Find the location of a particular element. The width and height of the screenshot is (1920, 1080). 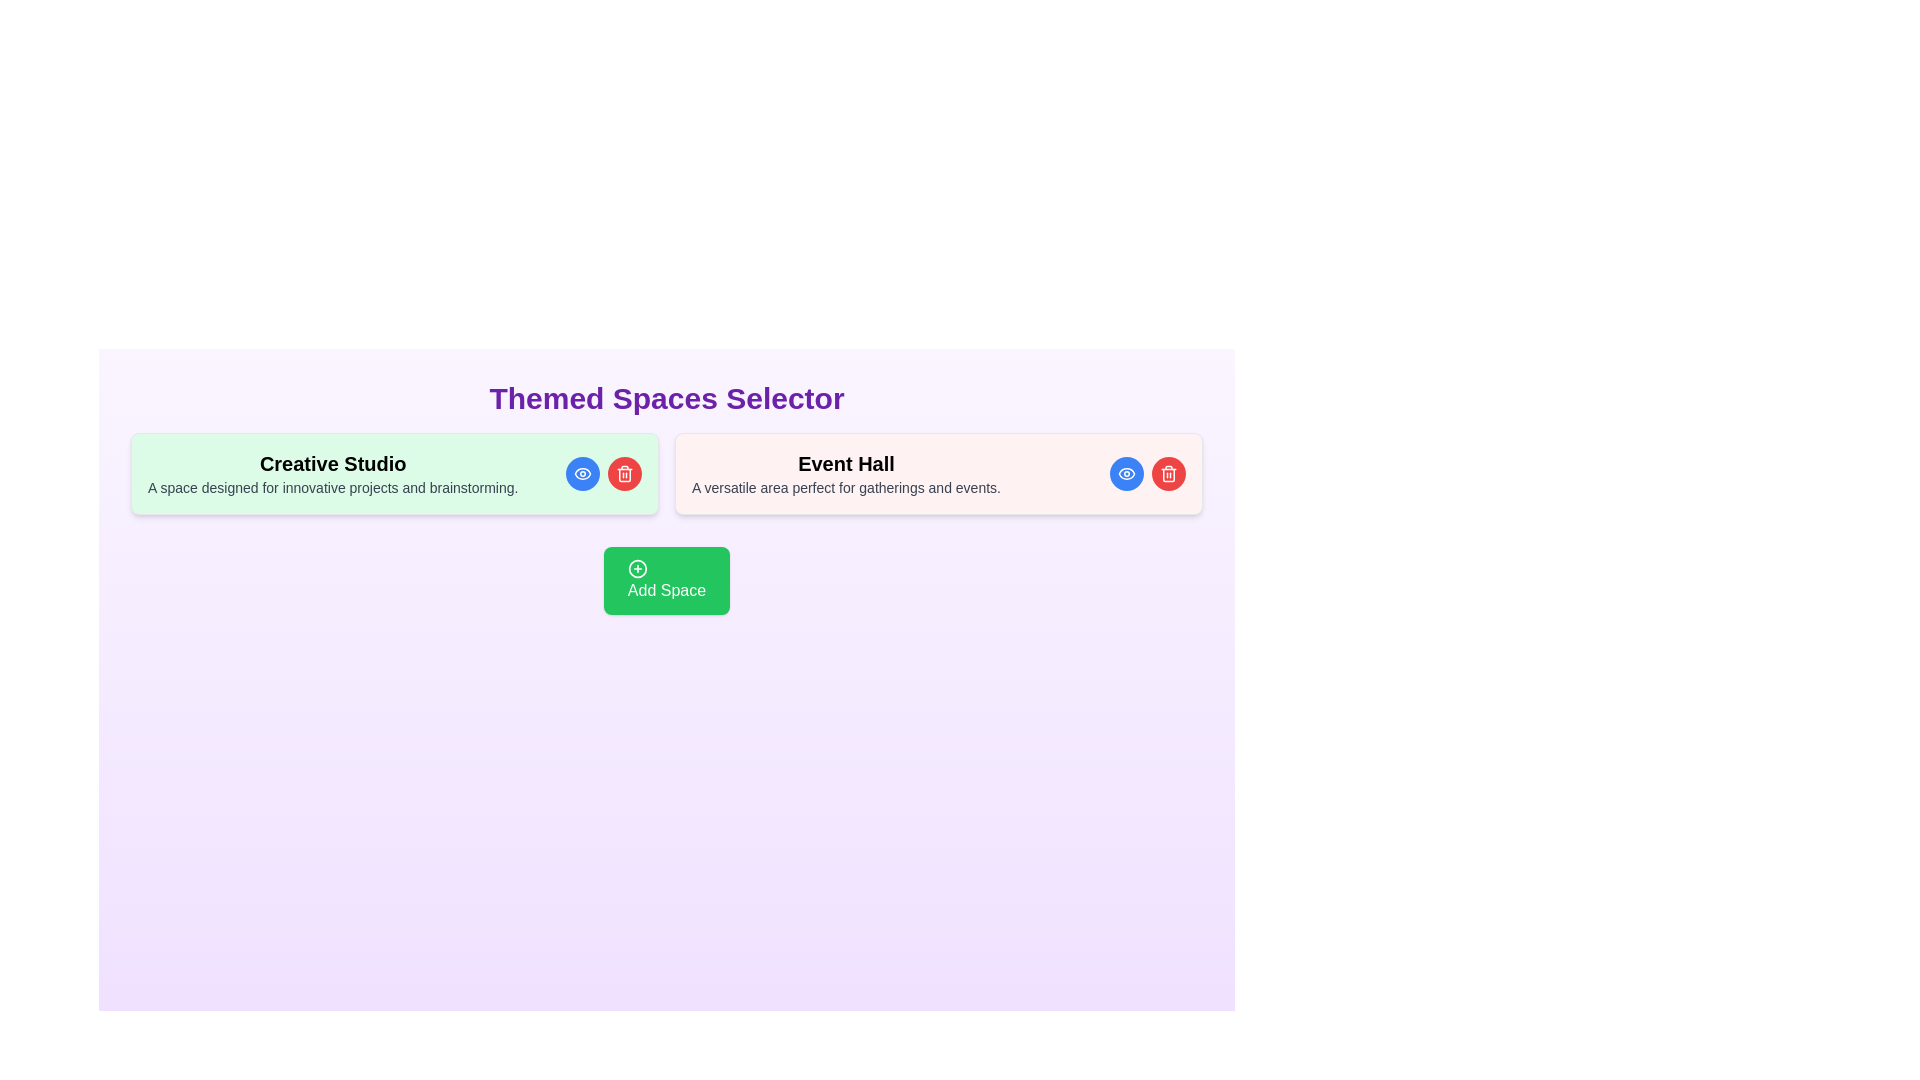

the static text element that describes the 'Creative Studio', located within a light green box directly below the title, positioned in the leftmost card of two horizontally aligned cards is located at coordinates (333, 488).